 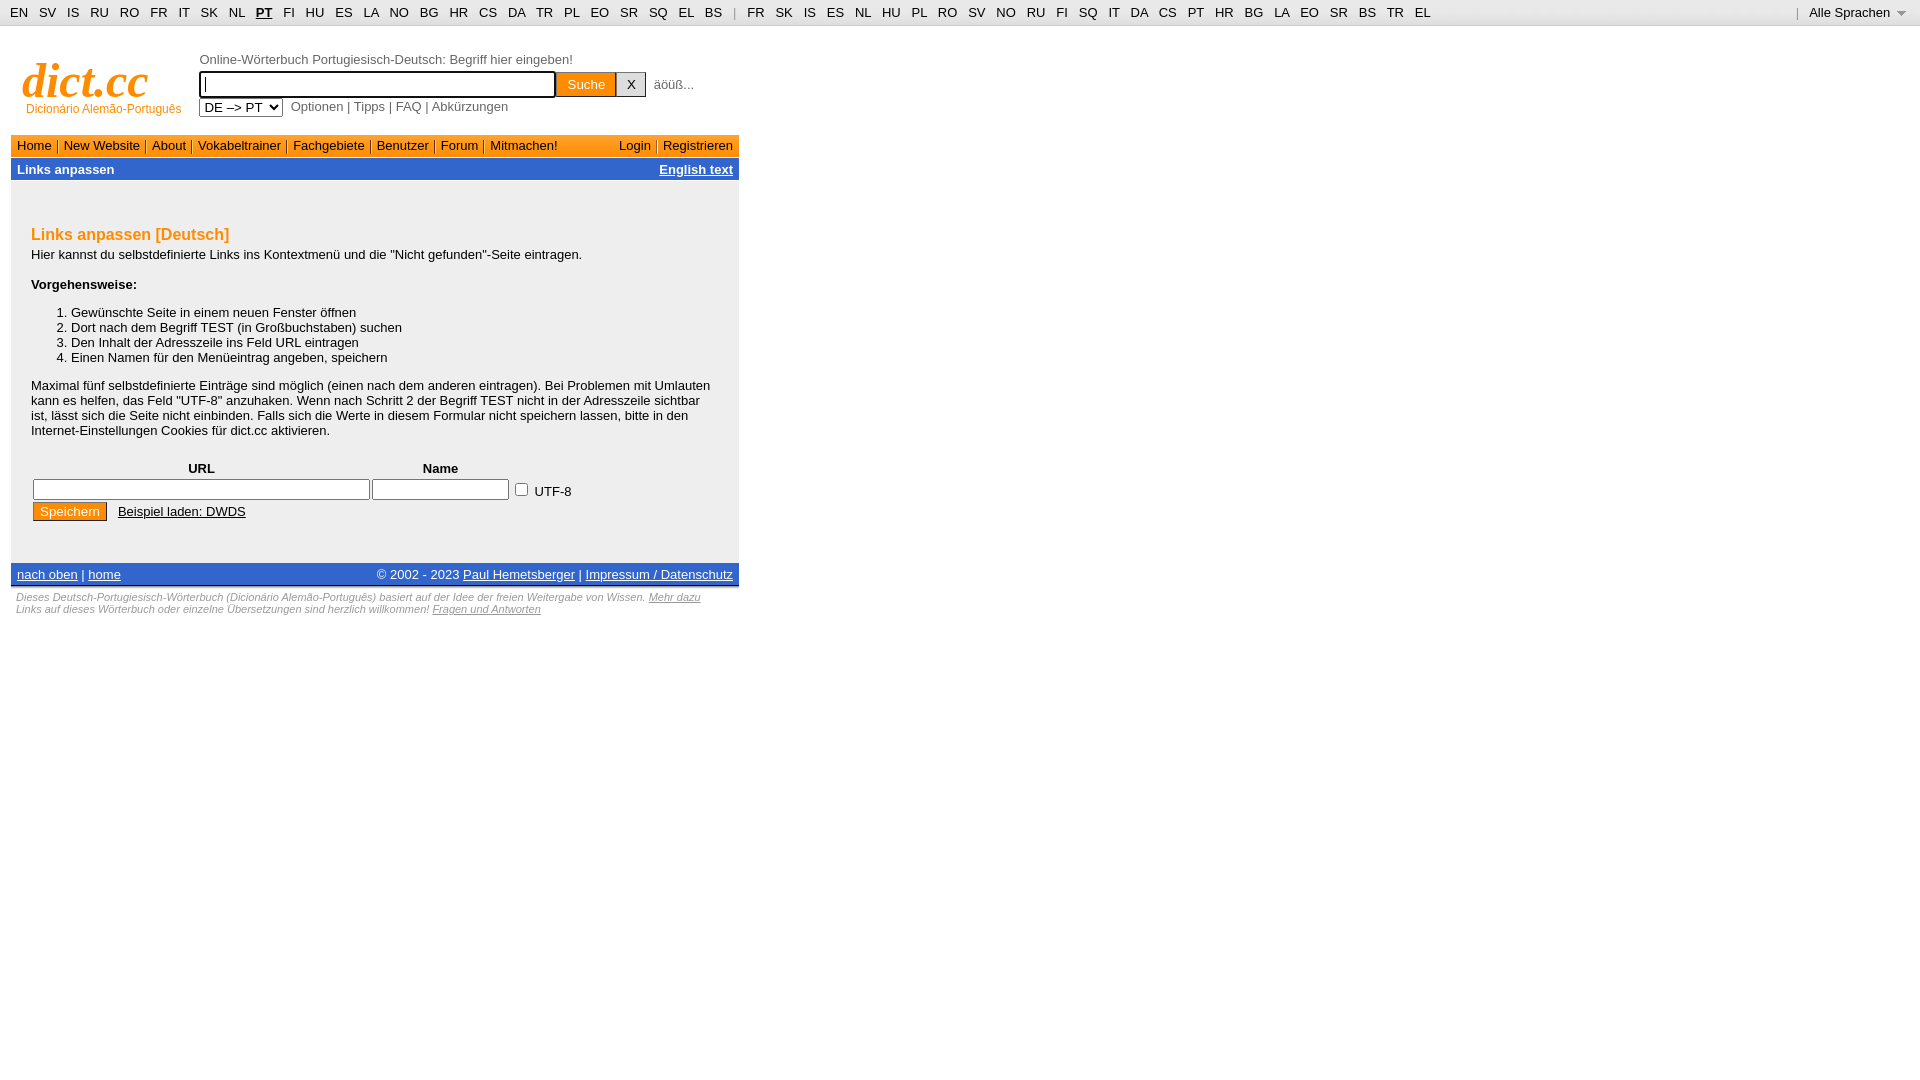 What do you see at coordinates (47, 573) in the screenshot?
I see `'nach oben'` at bounding box center [47, 573].